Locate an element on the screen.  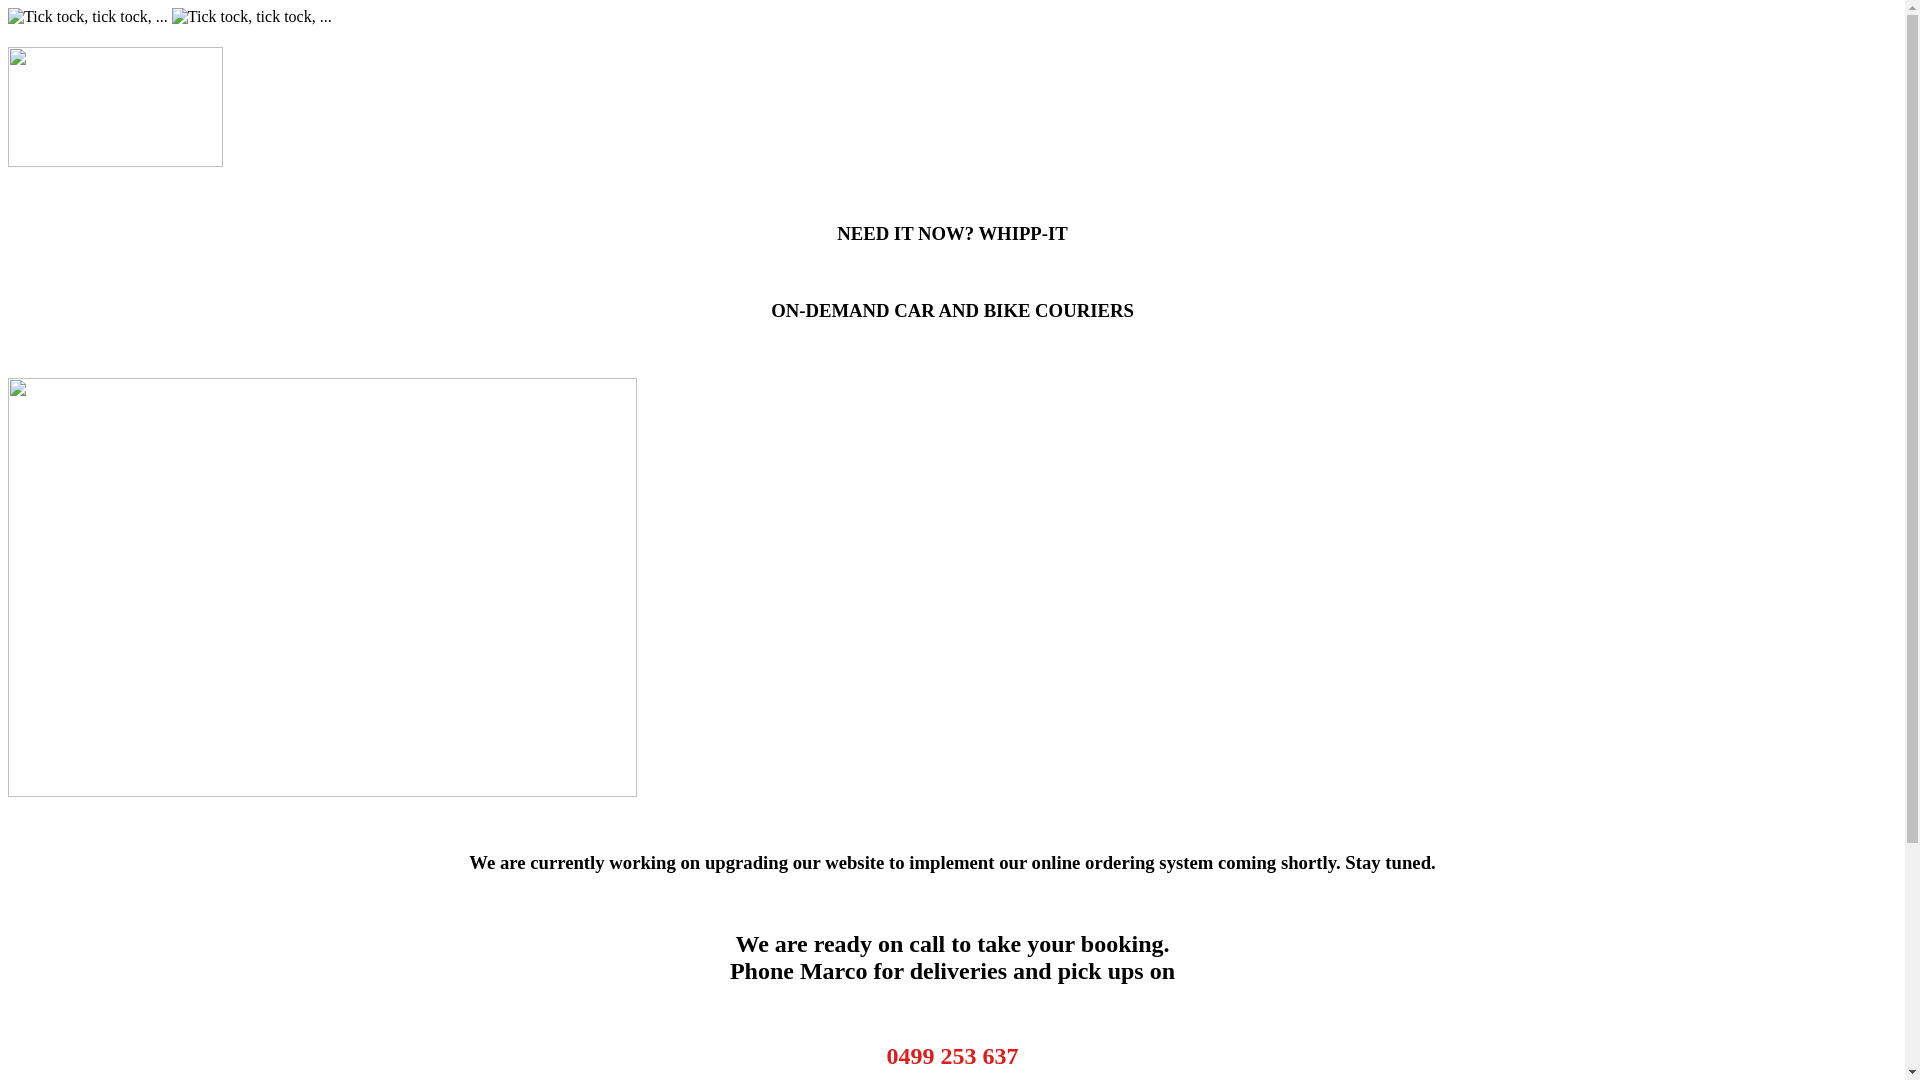
'Tick tock, tick tock, ...' is located at coordinates (251, 16).